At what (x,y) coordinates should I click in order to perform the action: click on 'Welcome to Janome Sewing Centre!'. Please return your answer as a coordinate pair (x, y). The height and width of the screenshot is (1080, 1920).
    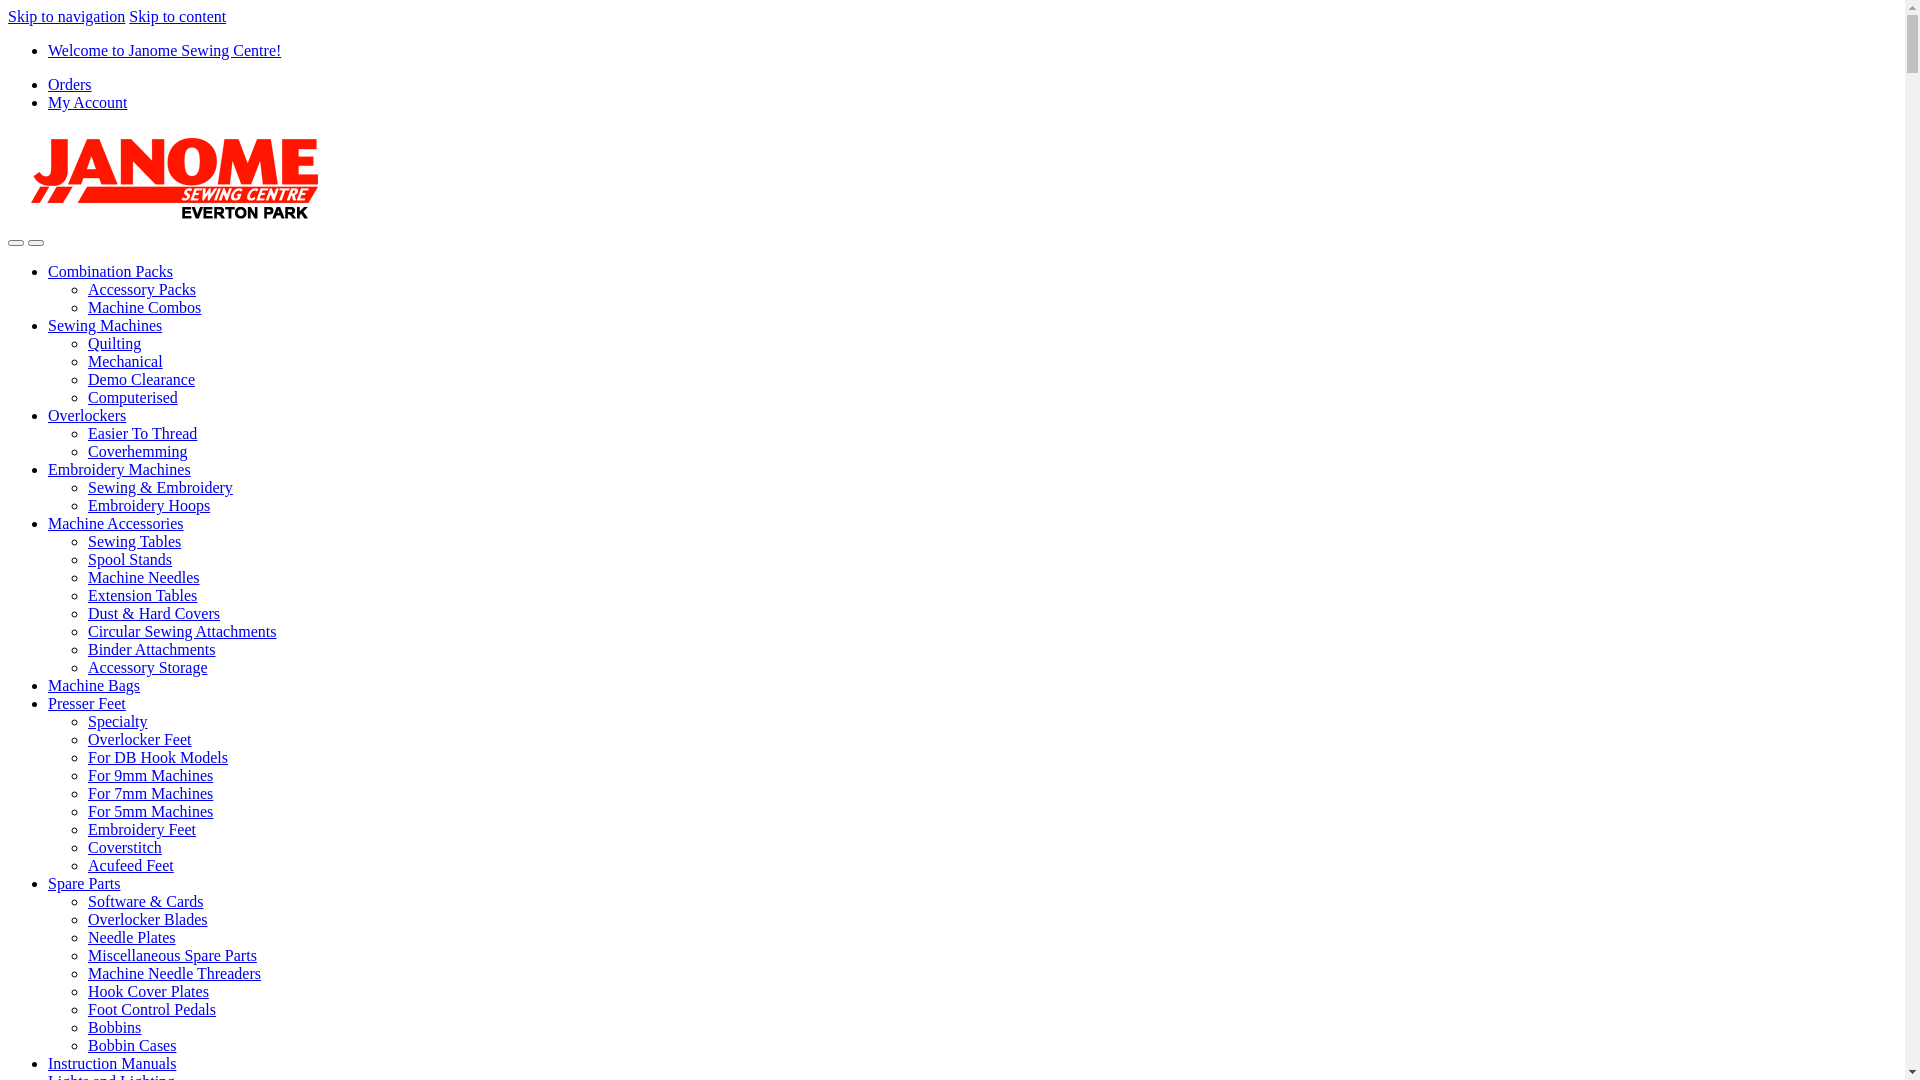
    Looking at the image, I should click on (48, 49).